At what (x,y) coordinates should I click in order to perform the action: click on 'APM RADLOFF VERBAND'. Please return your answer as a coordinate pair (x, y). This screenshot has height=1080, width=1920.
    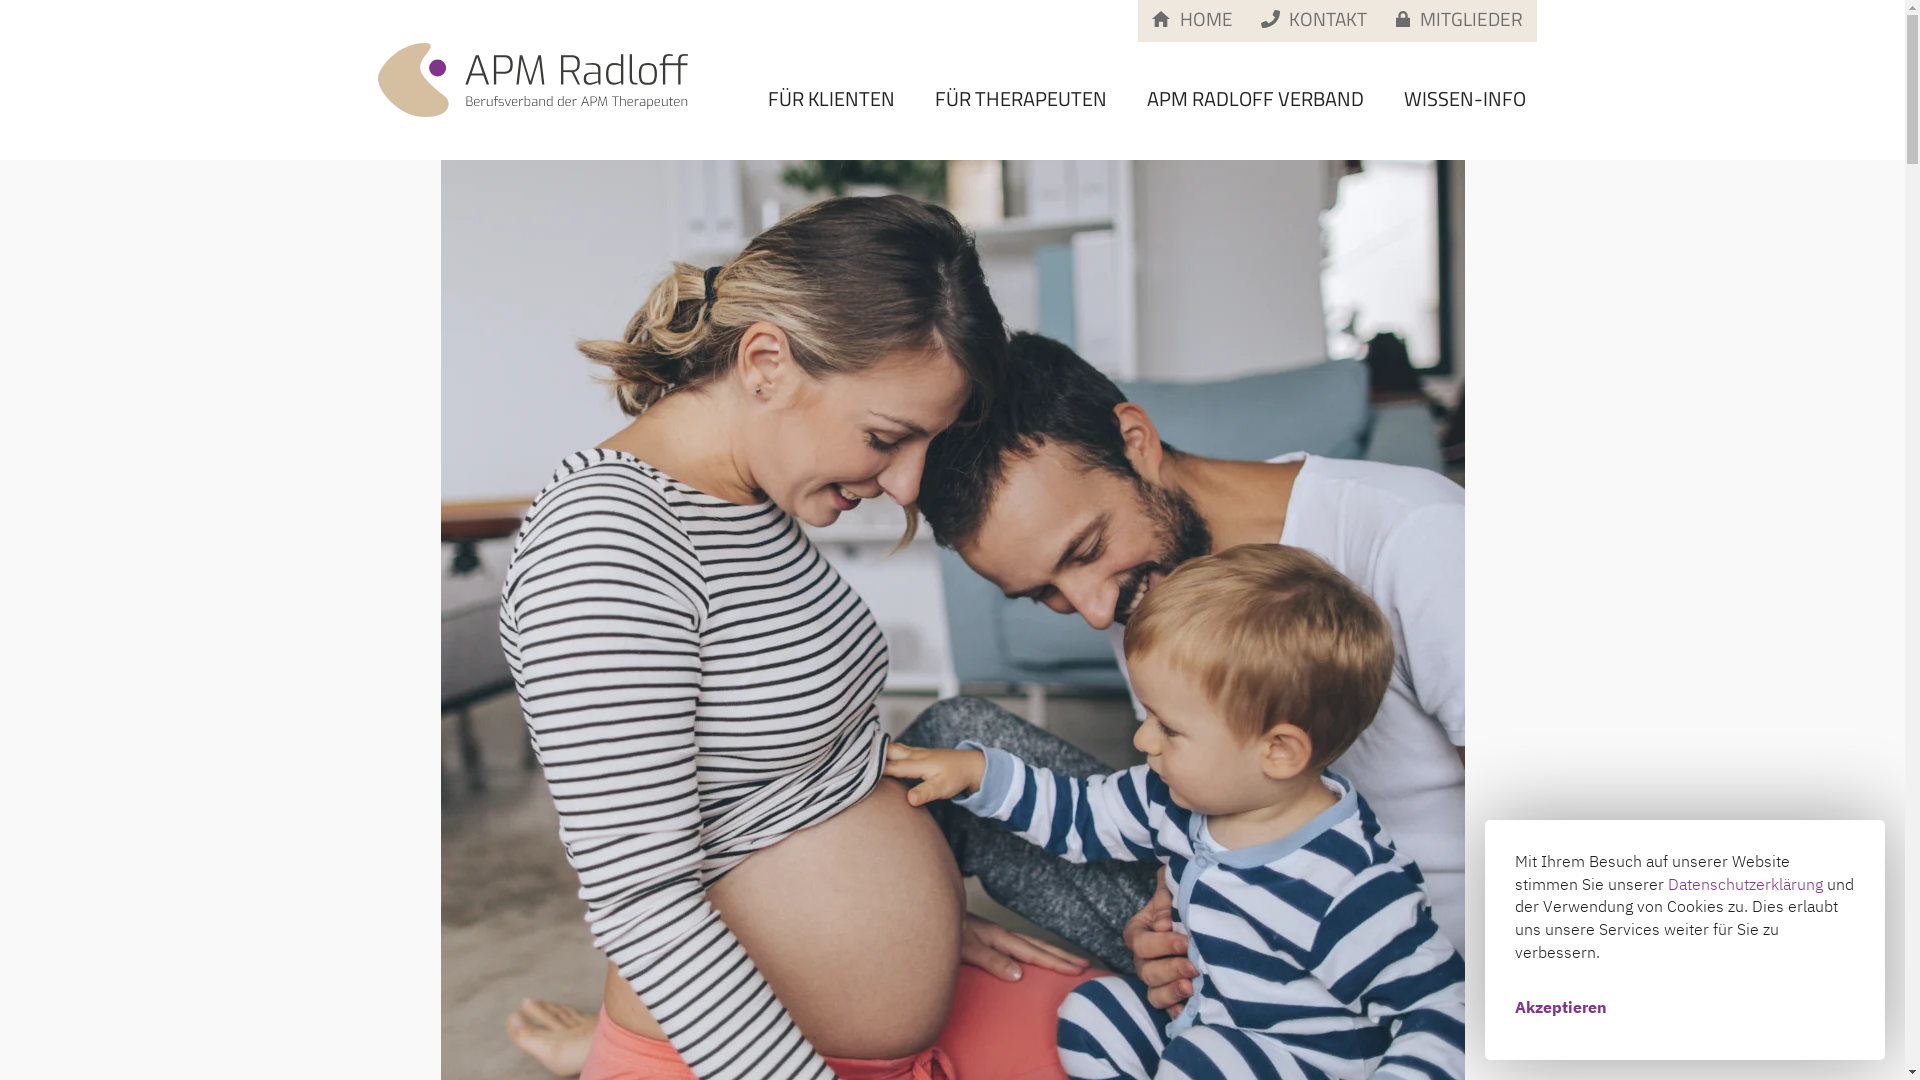
    Looking at the image, I should click on (1254, 99).